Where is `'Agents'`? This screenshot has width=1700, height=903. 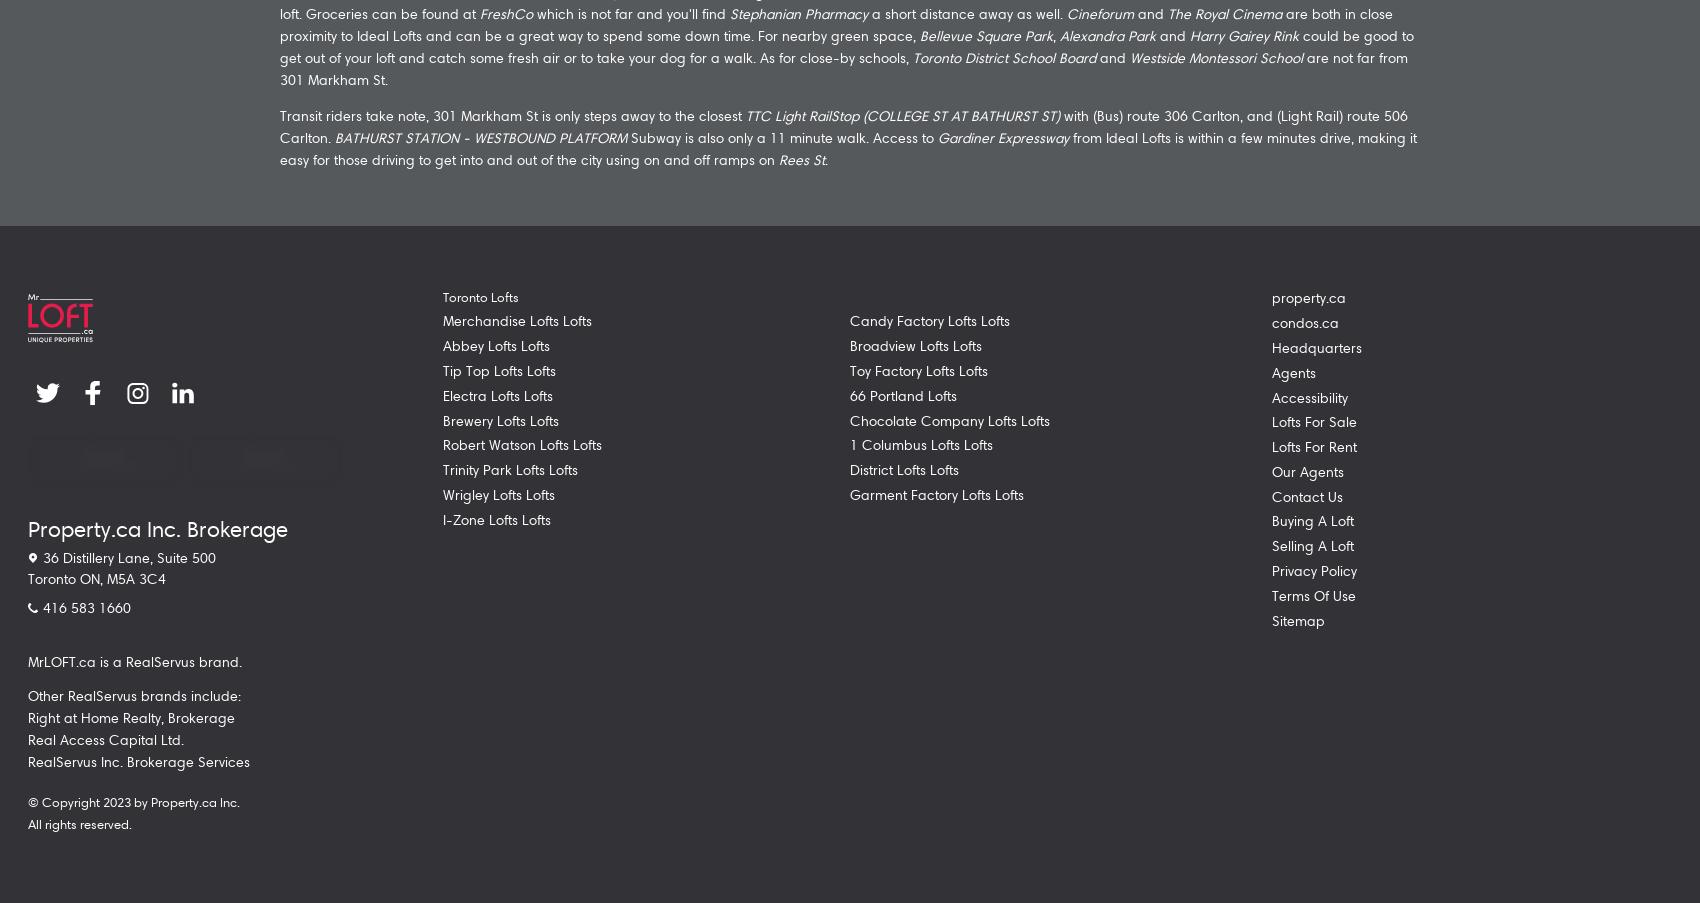 'Agents' is located at coordinates (1293, 372).